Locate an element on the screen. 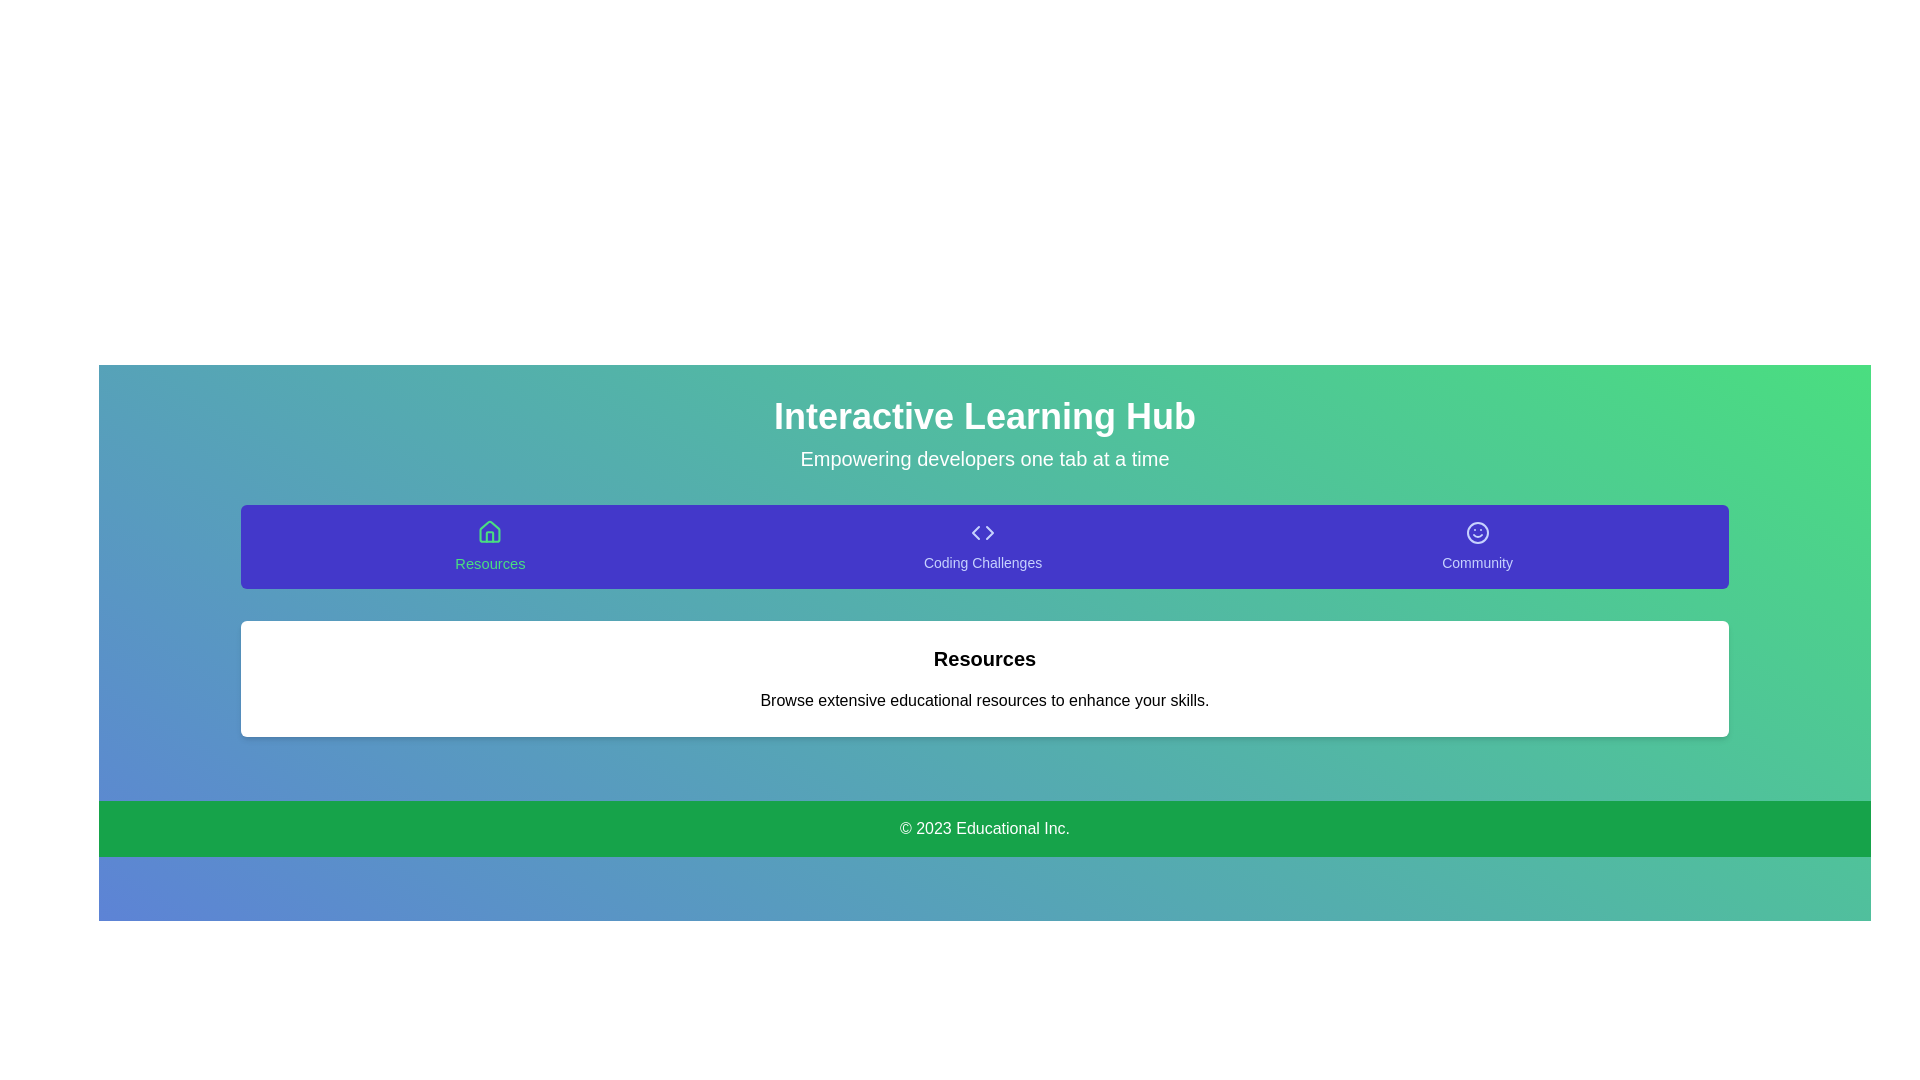  the Resources tab to activate its content is located at coordinates (490, 547).